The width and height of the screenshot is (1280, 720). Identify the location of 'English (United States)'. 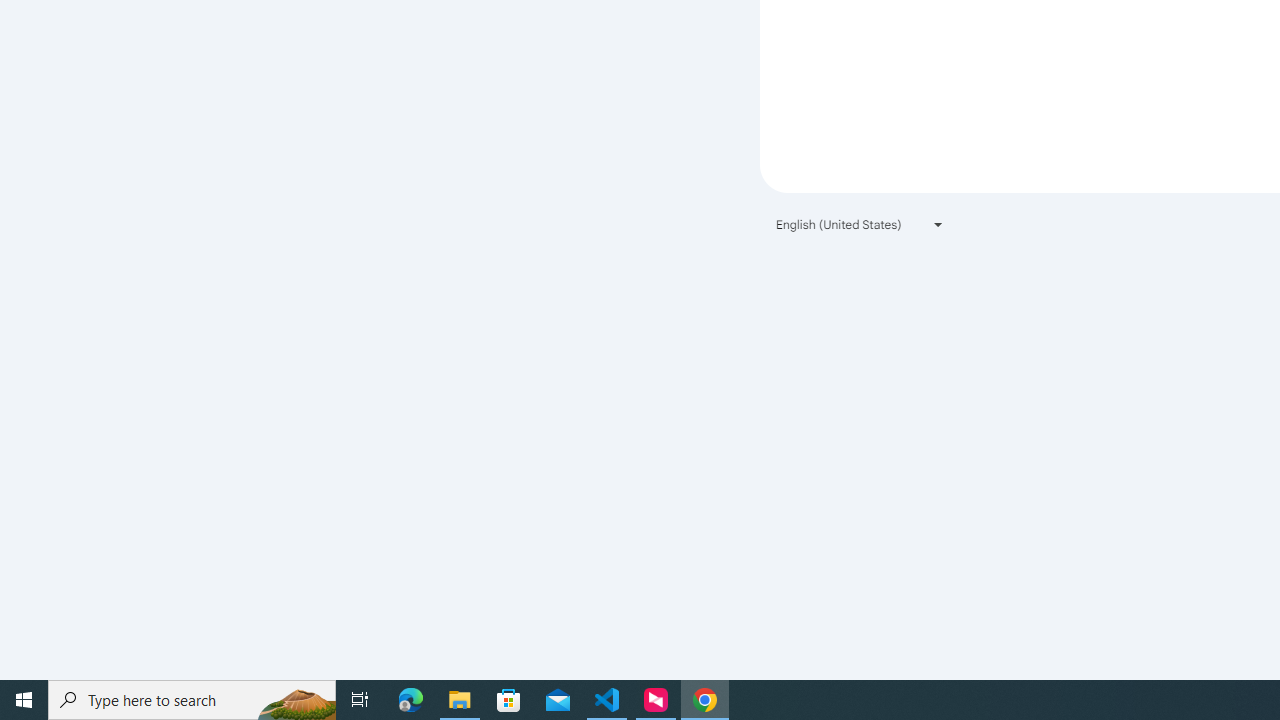
(860, 224).